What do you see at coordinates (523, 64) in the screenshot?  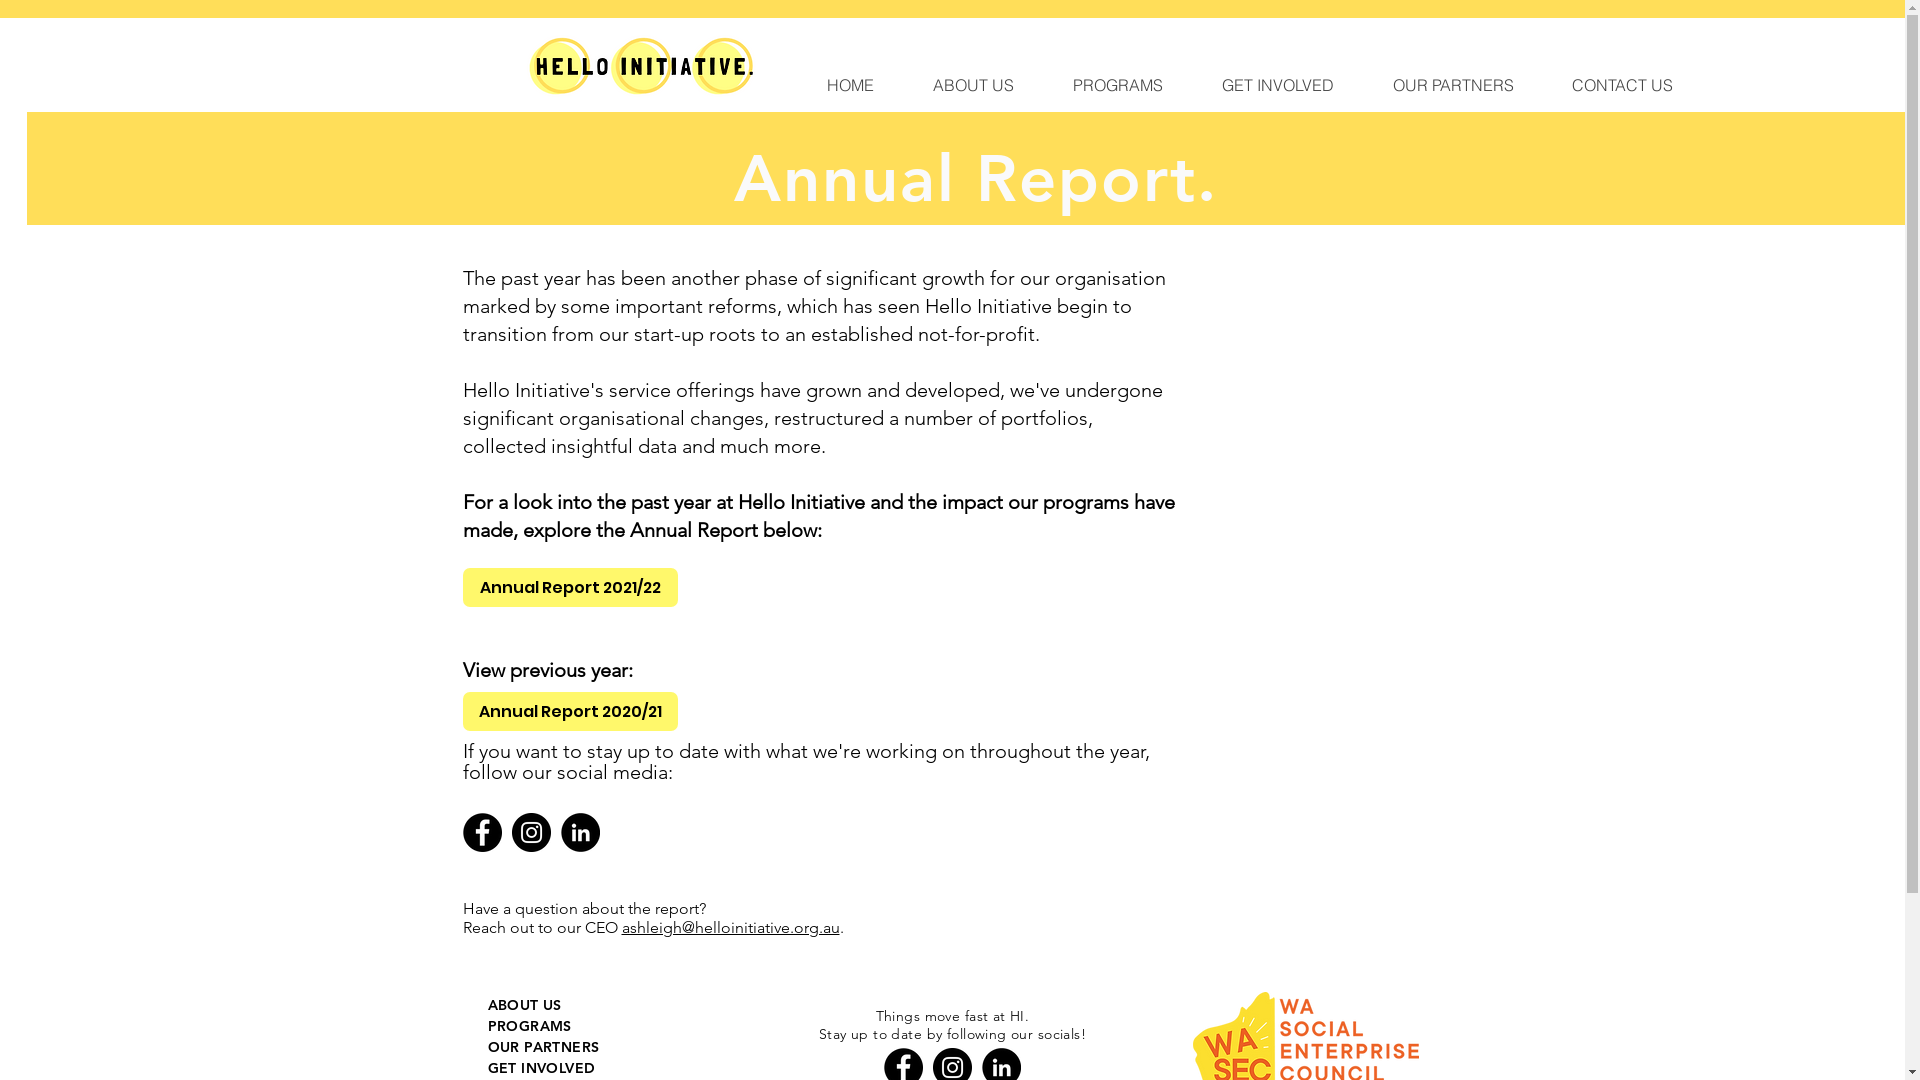 I see `'Logo (1).png'` at bounding box center [523, 64].